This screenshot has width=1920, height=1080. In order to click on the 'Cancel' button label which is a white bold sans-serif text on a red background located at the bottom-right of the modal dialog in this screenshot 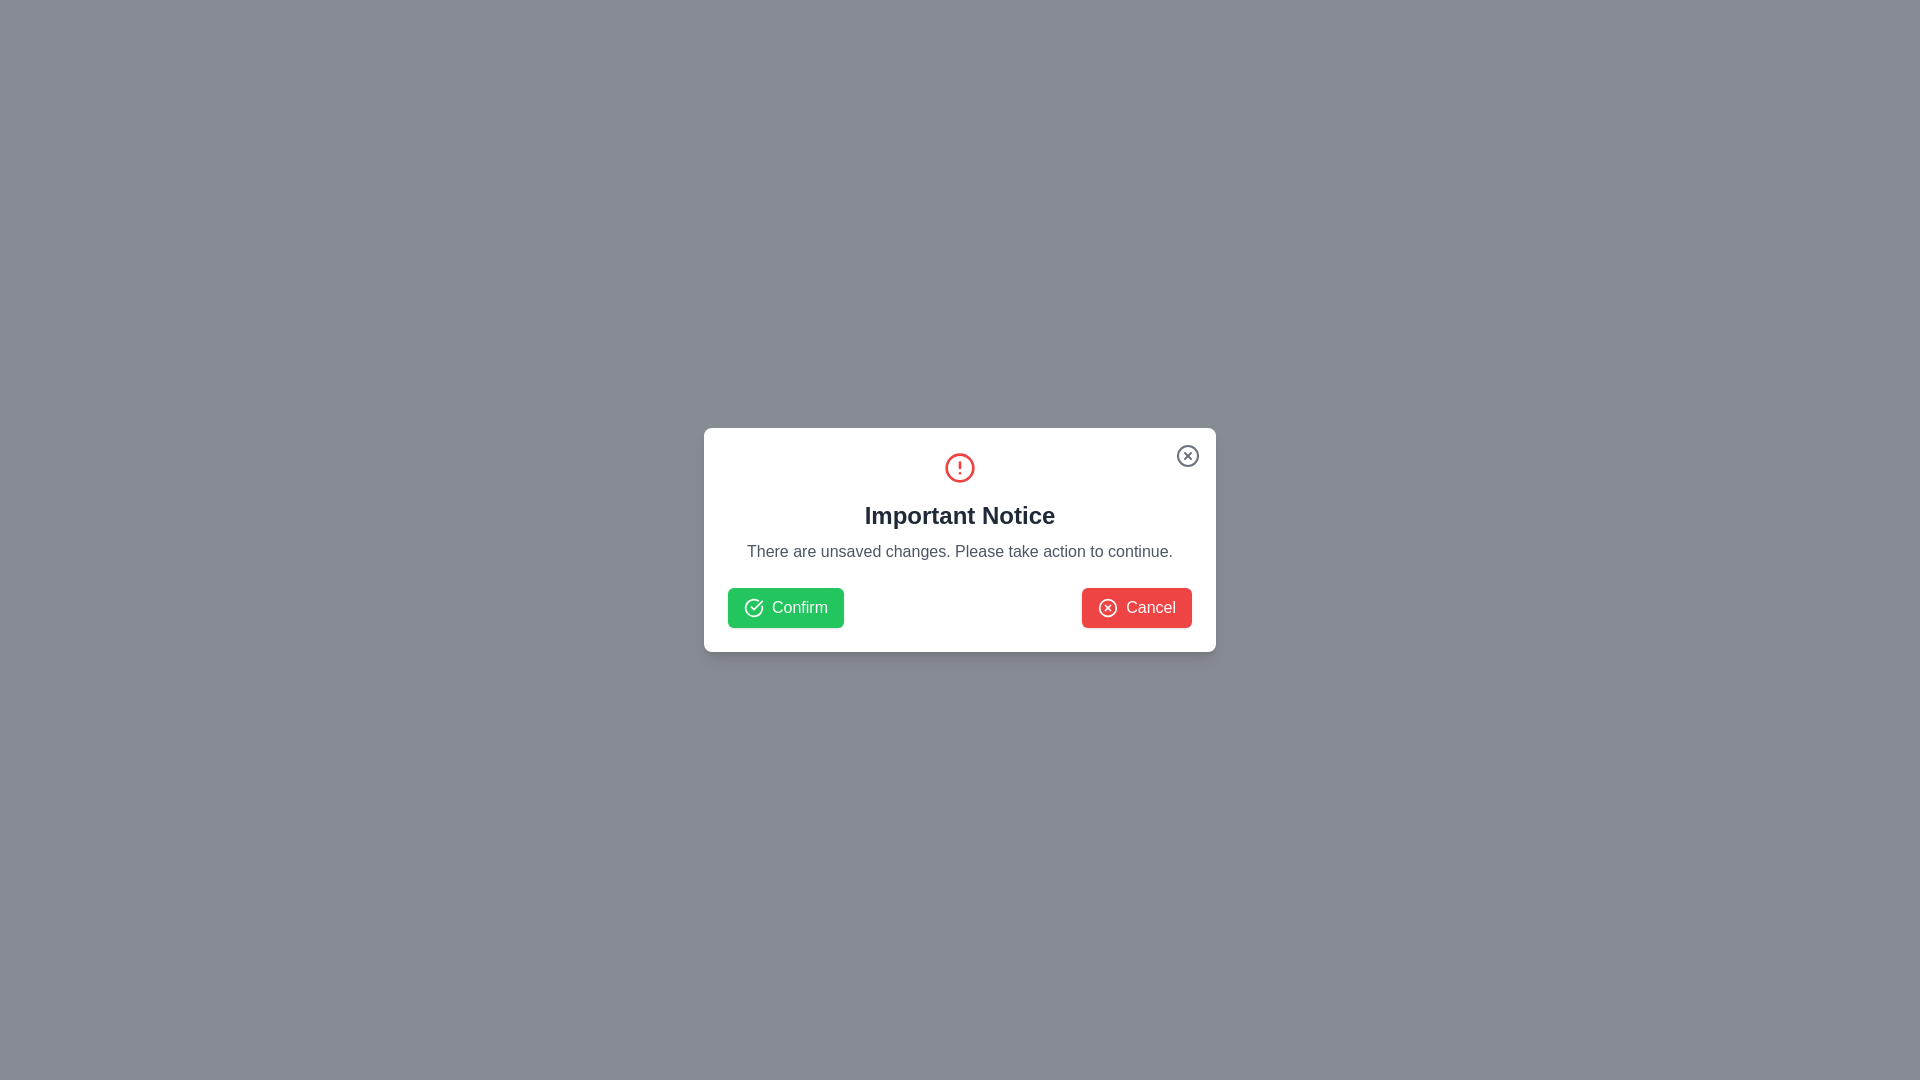, I will do `click(1151, 607)`.